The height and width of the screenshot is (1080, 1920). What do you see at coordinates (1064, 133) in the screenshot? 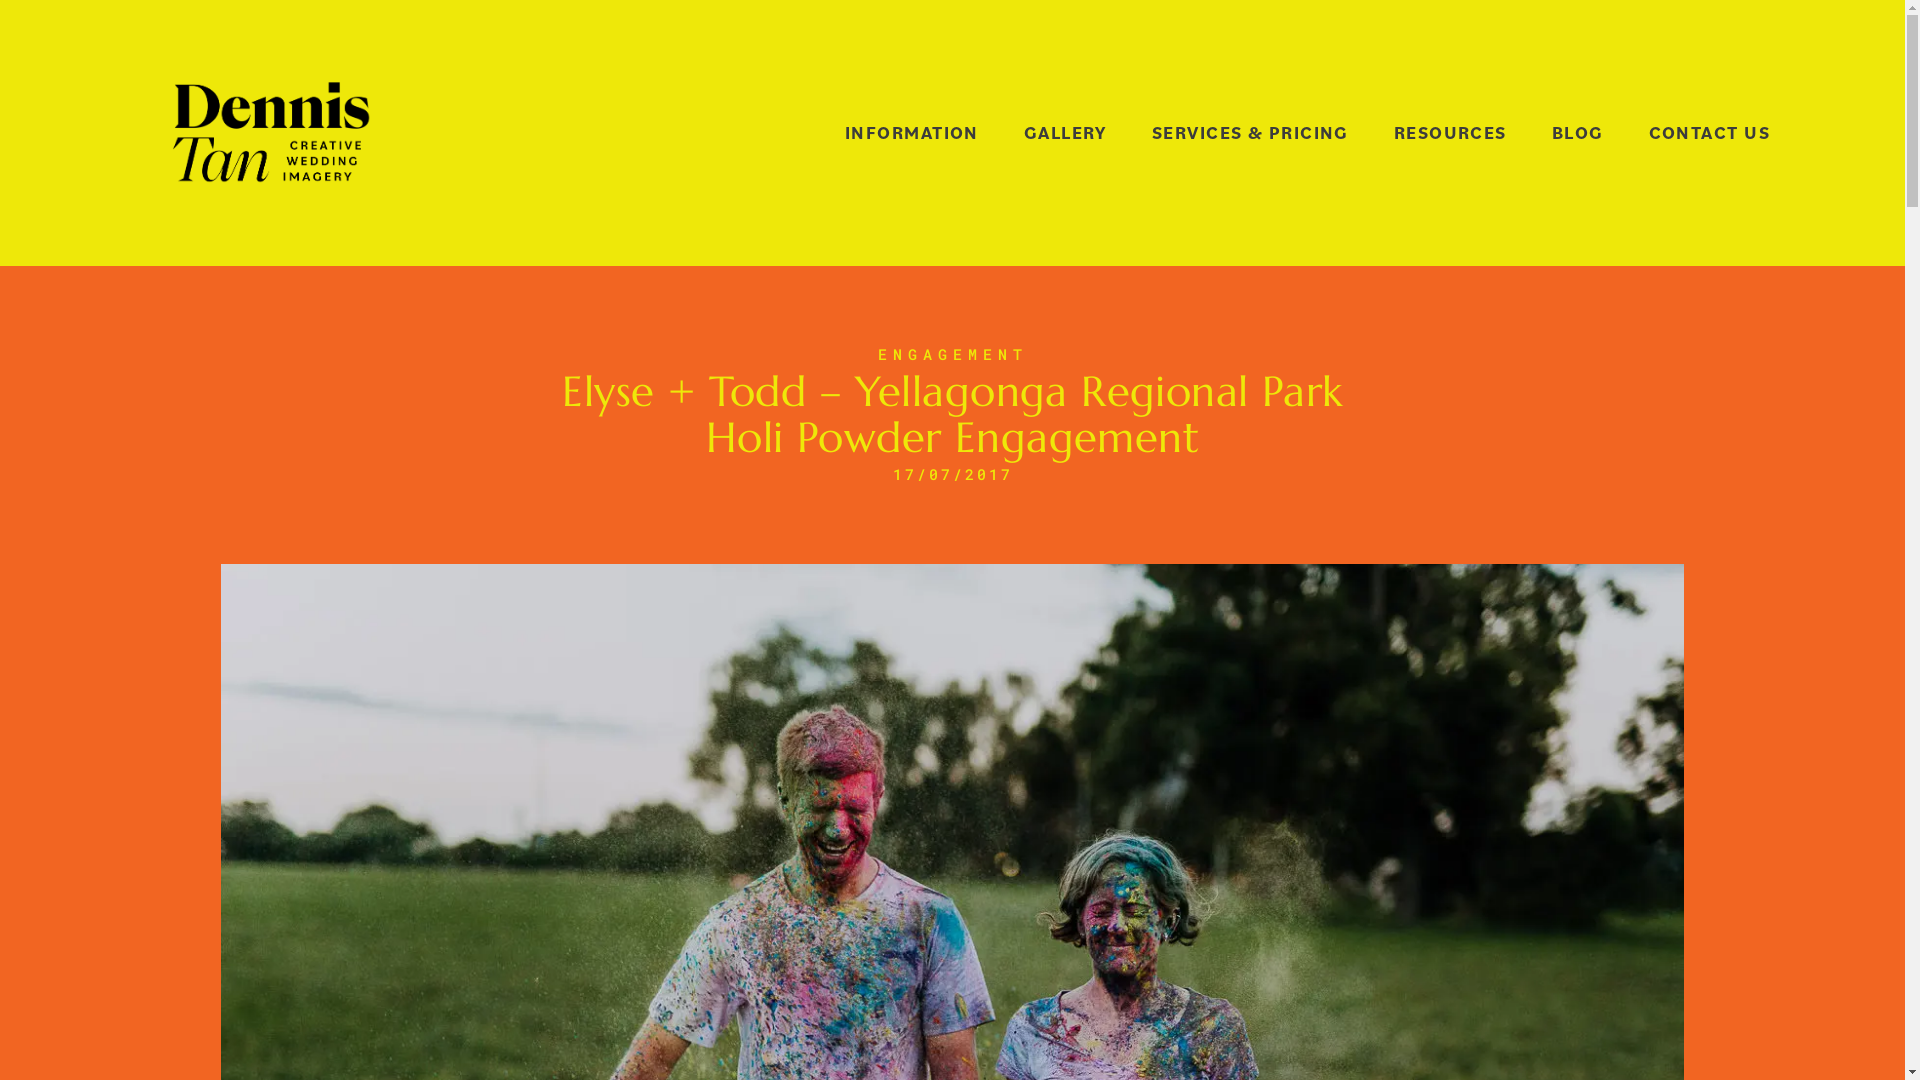
I see `'GALLERY'` at bounding box center [1064, 133].